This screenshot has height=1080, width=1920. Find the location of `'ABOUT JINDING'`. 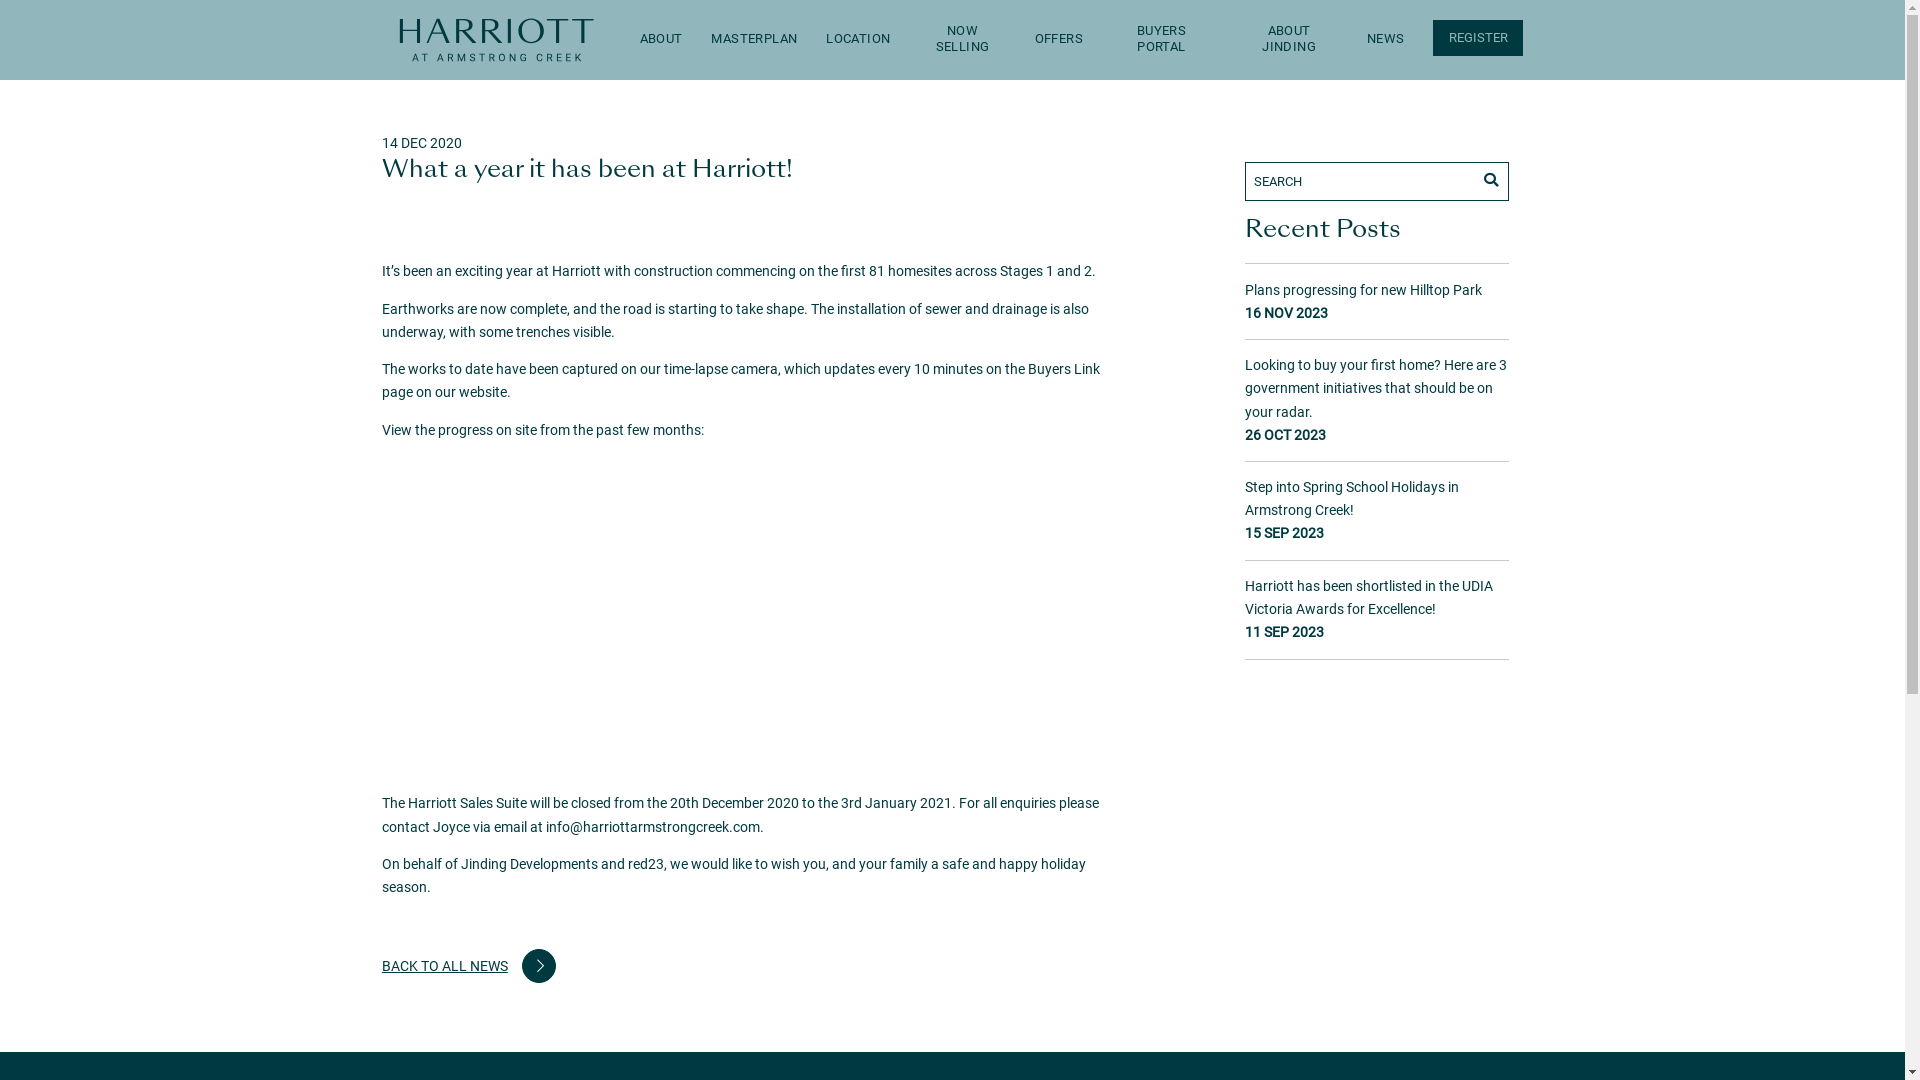

'ABOUT JINDING' is located at coordinates (1289, 40).